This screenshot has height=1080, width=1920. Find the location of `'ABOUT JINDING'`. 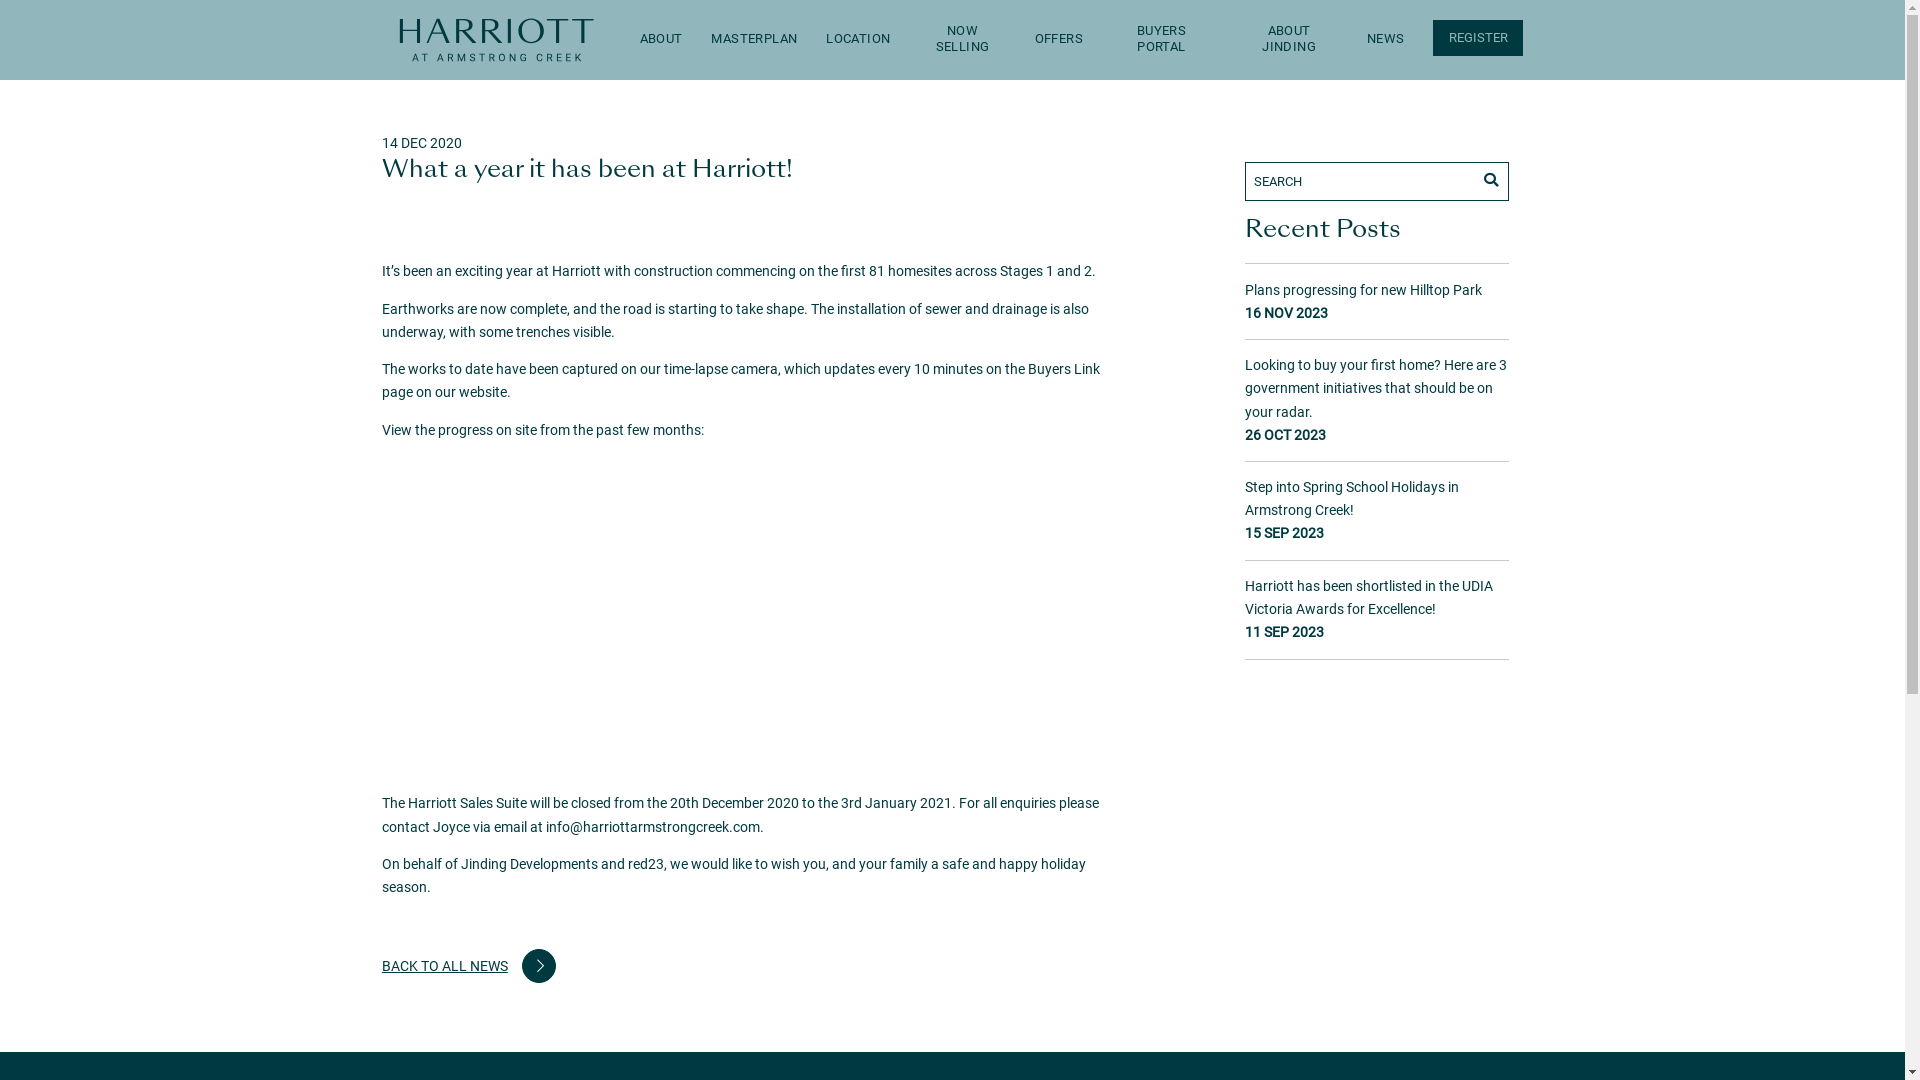

'ABOUT JINDING' is located at coordinates (1289, 40).